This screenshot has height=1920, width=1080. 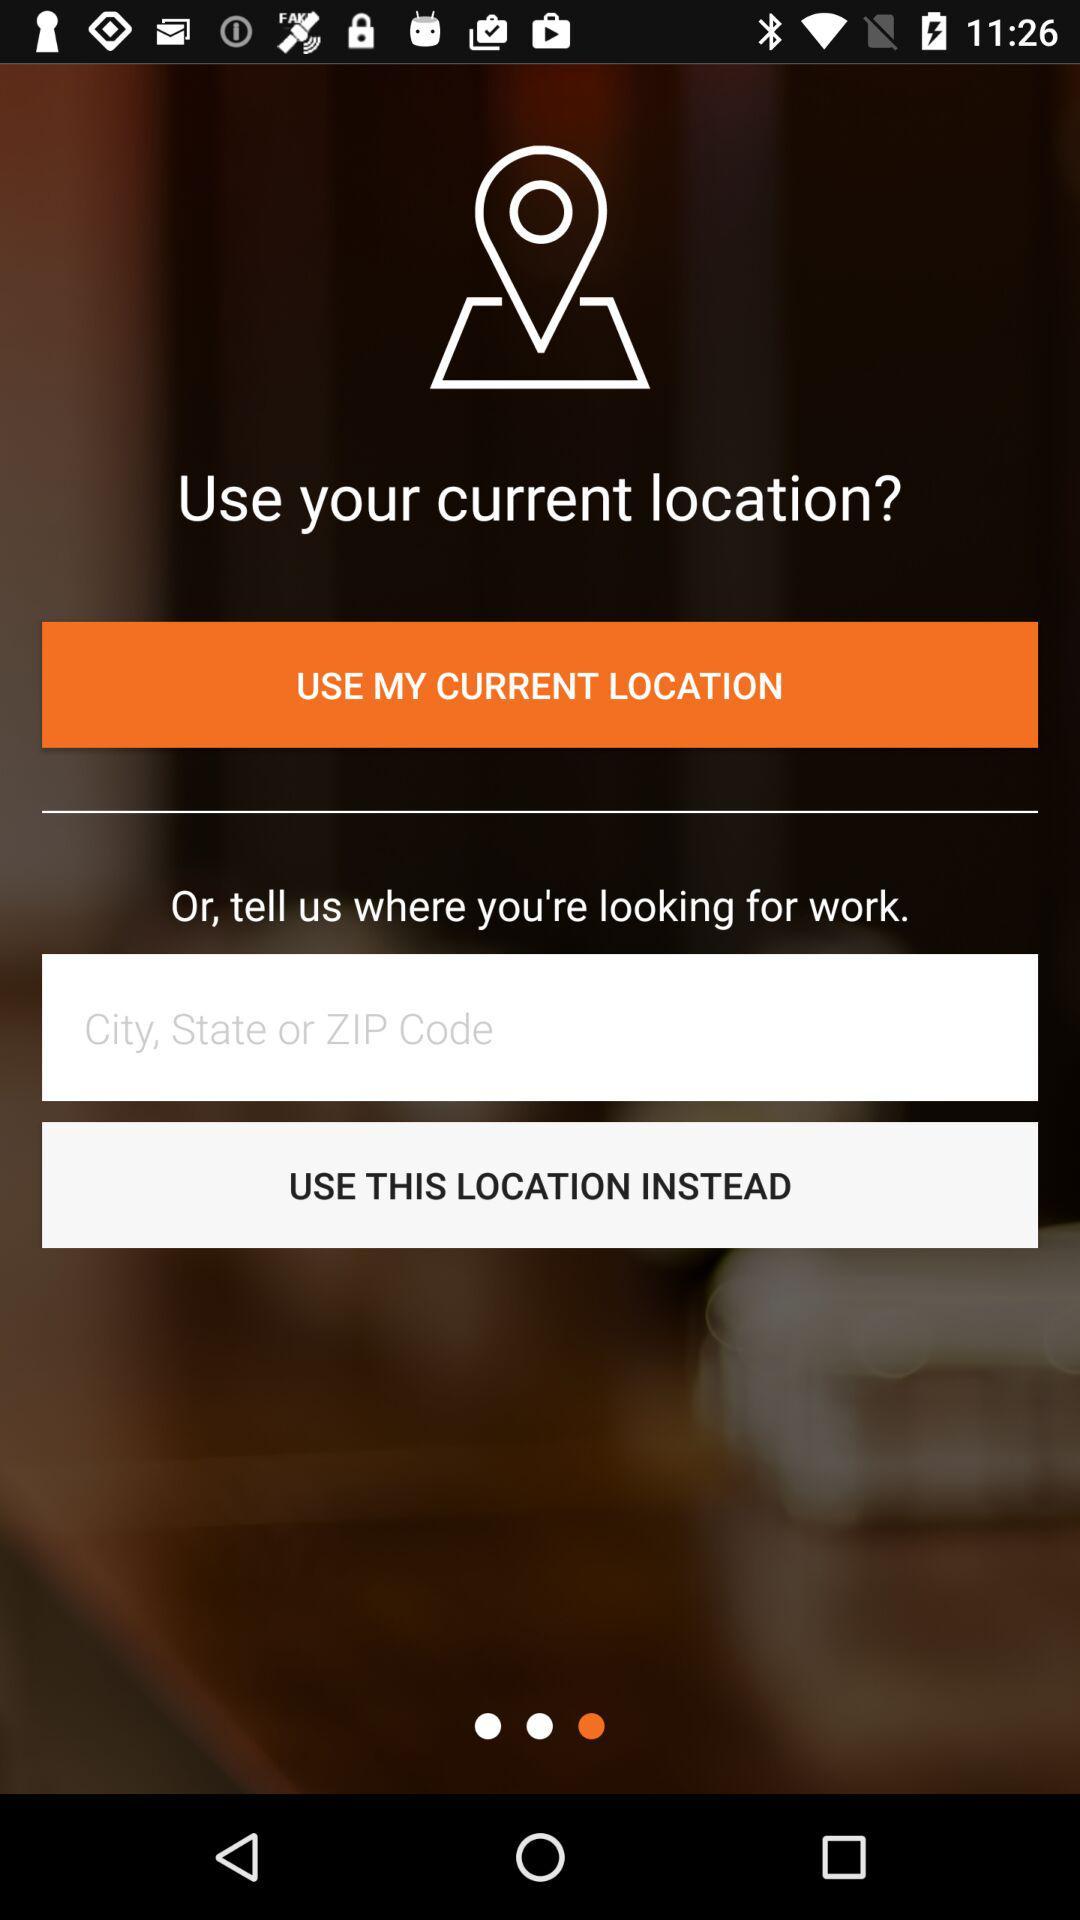 I want to click on insert the location, so click(x=550, y=1027).